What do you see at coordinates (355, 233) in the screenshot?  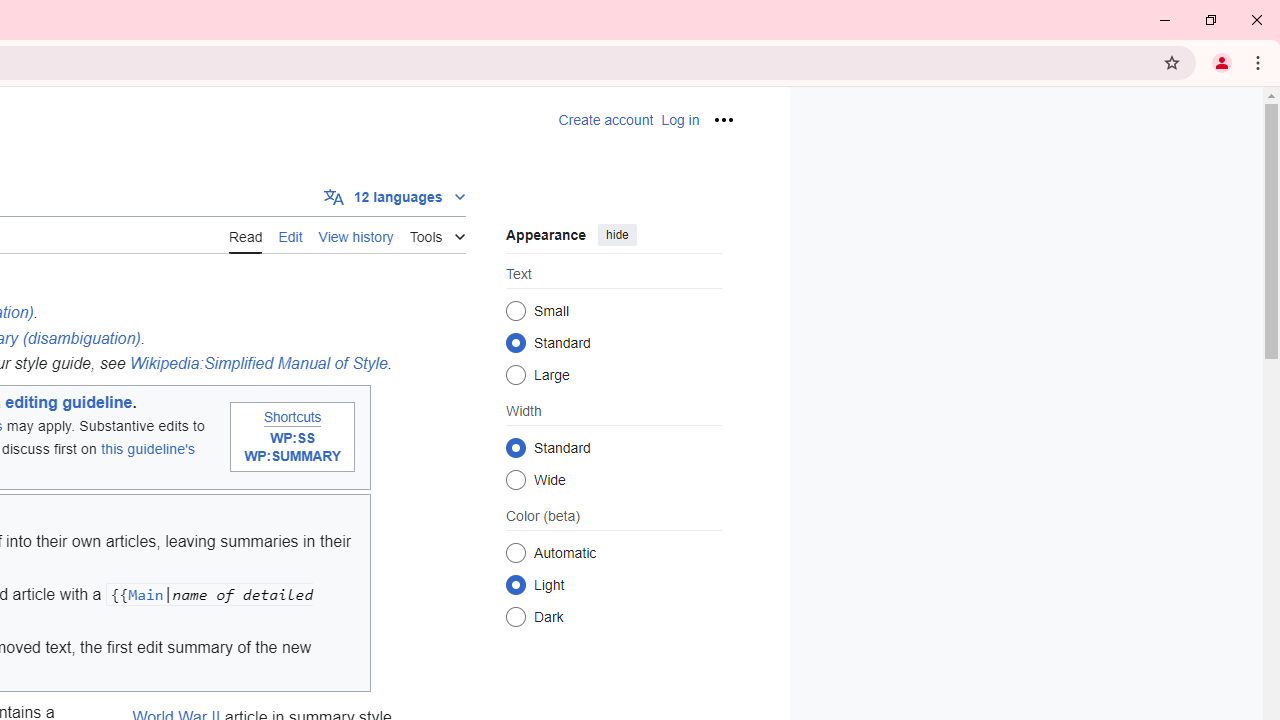 I see `'AutomationID: ca-history'` at bounding box center [355, 233].